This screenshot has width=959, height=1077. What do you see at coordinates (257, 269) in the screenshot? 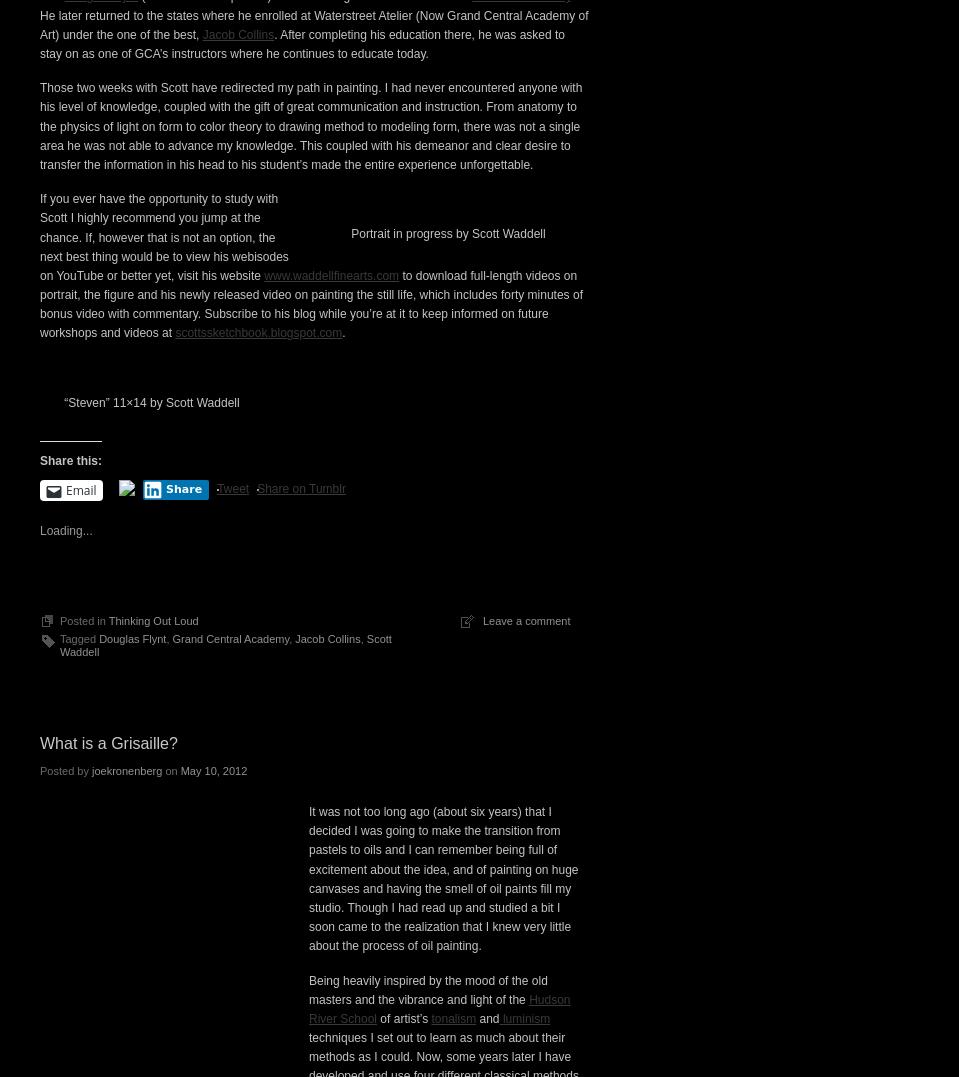
I see `'website'` at bounding box center [257, 269].